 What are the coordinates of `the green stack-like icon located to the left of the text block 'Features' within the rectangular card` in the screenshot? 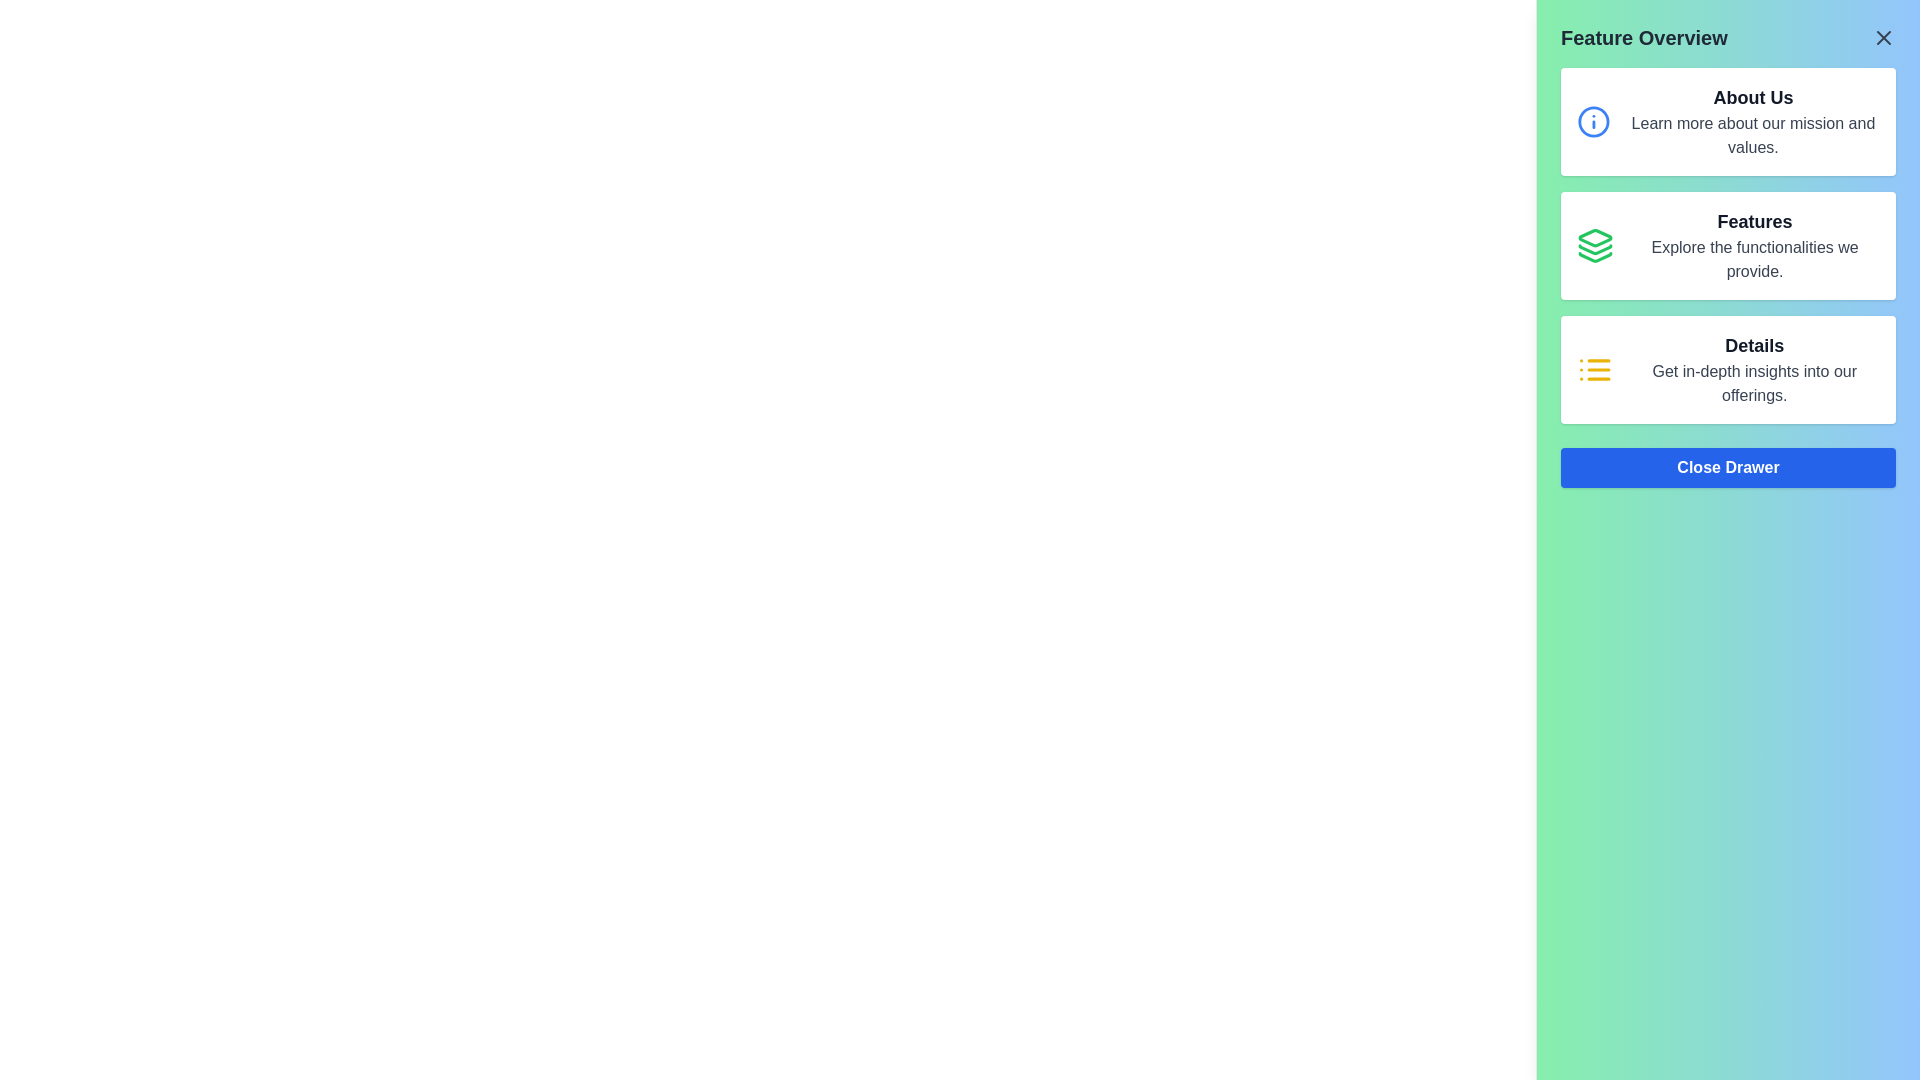 It's located at (1594, 245).